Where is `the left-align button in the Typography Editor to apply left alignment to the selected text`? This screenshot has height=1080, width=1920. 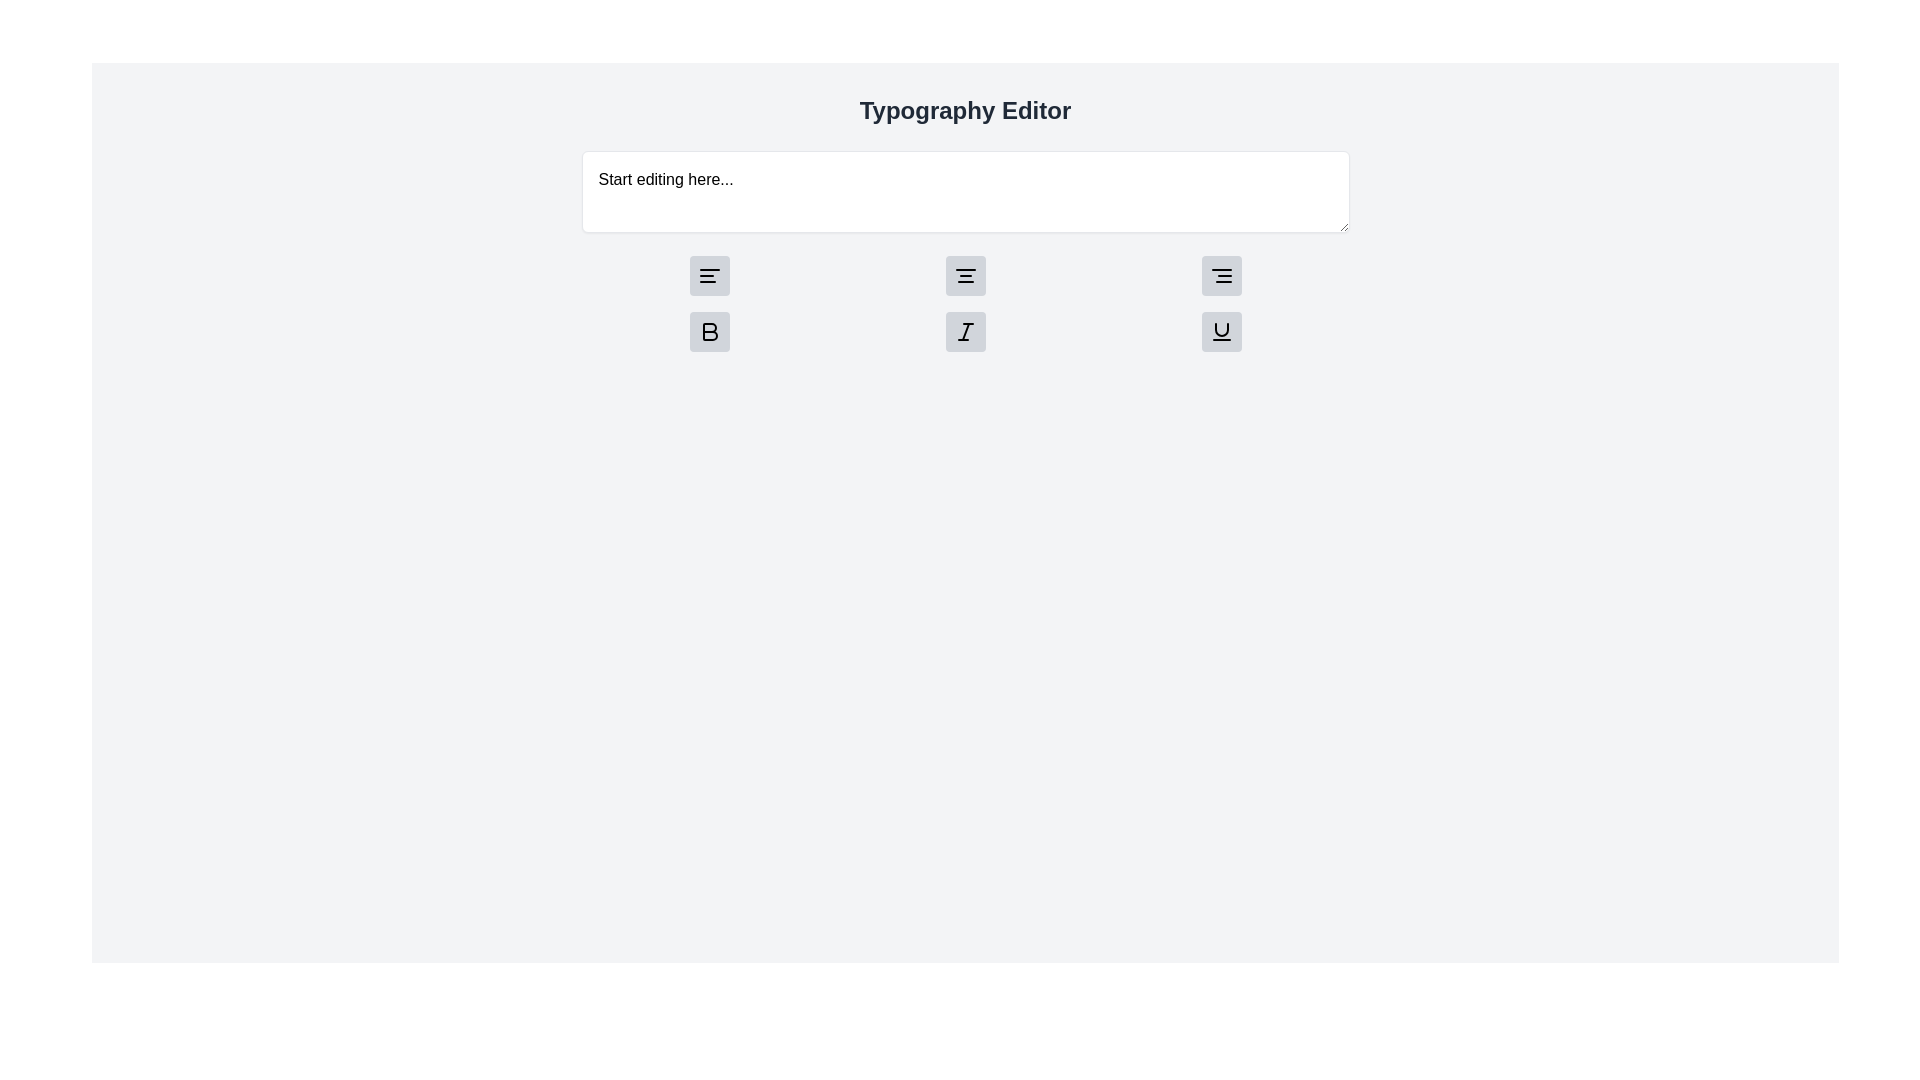
the left-align button in the Typography Editor to apply left alignment to the selected text is located at coordinates (709, 276).